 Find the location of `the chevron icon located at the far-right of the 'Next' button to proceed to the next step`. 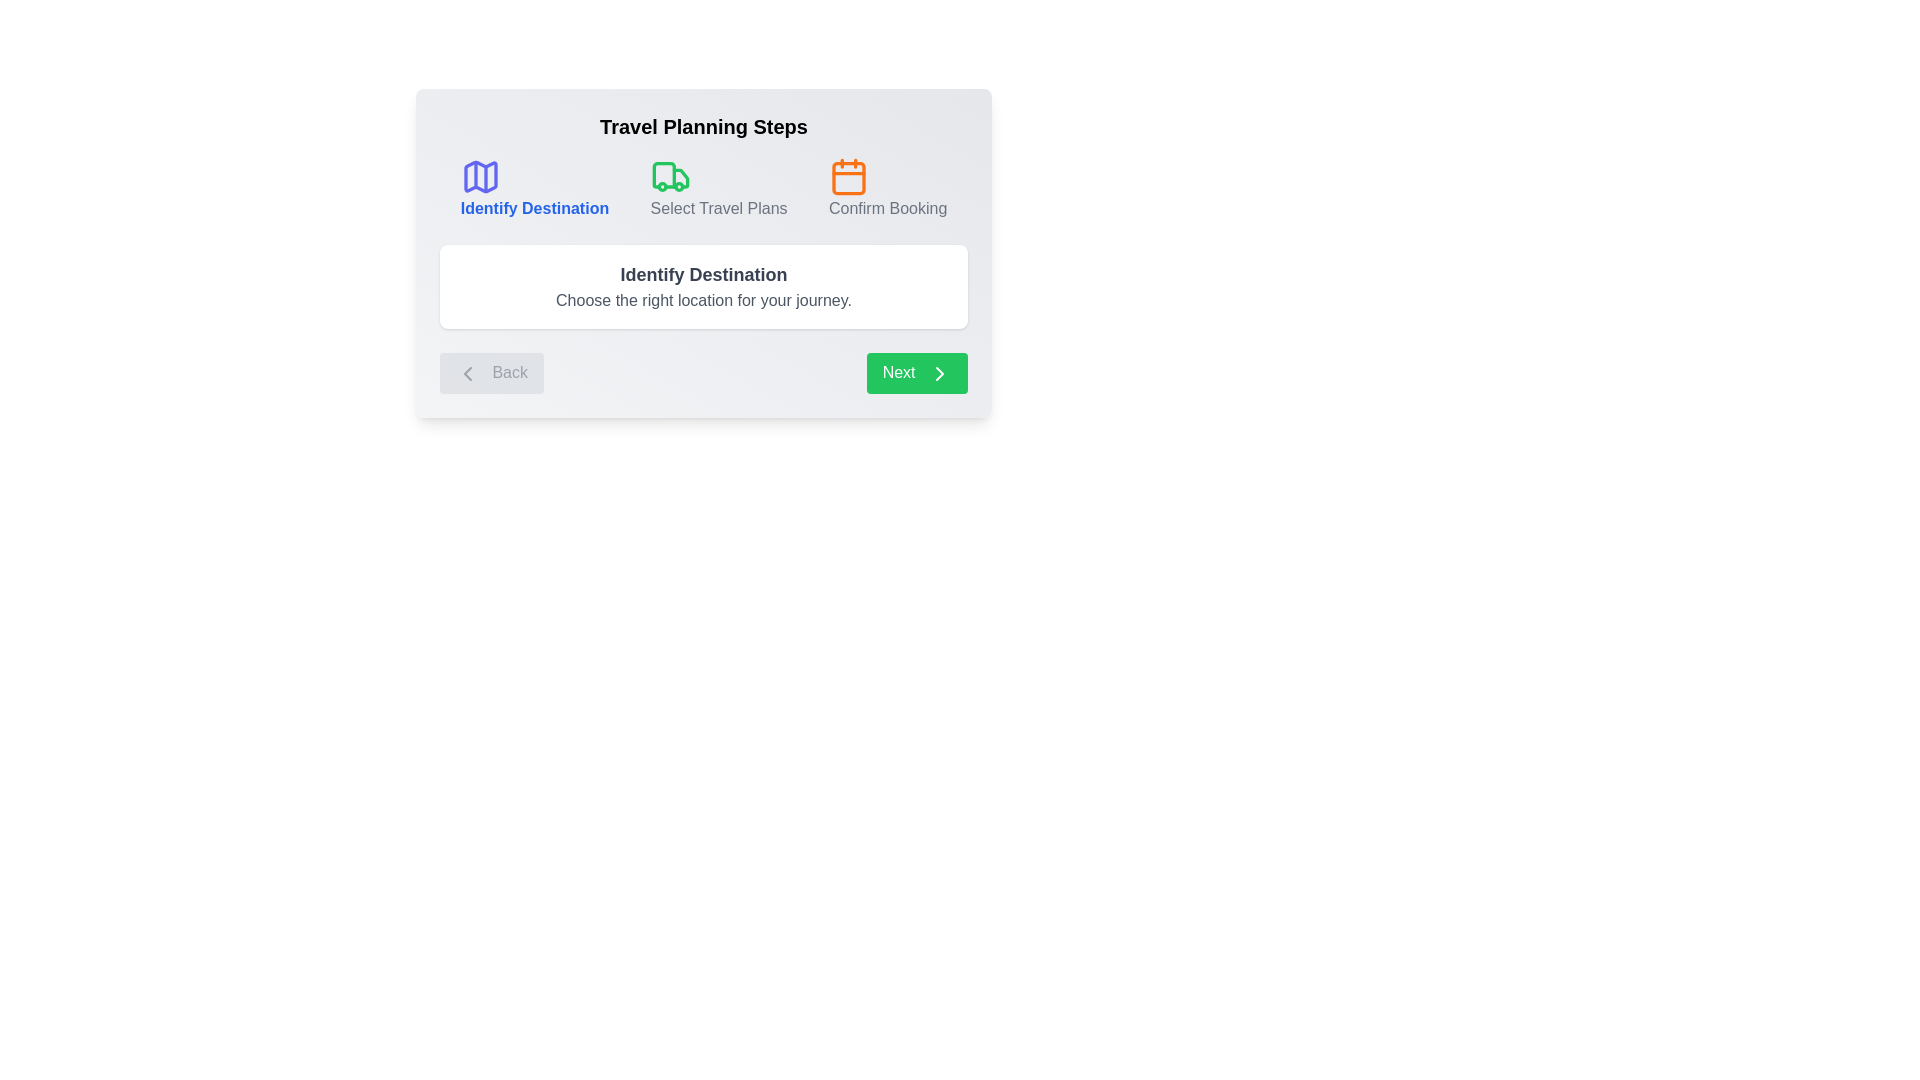

the chevron icon located at the far-right of the 'Next' button to proceed to the next step is located at coordinates (939, 373).